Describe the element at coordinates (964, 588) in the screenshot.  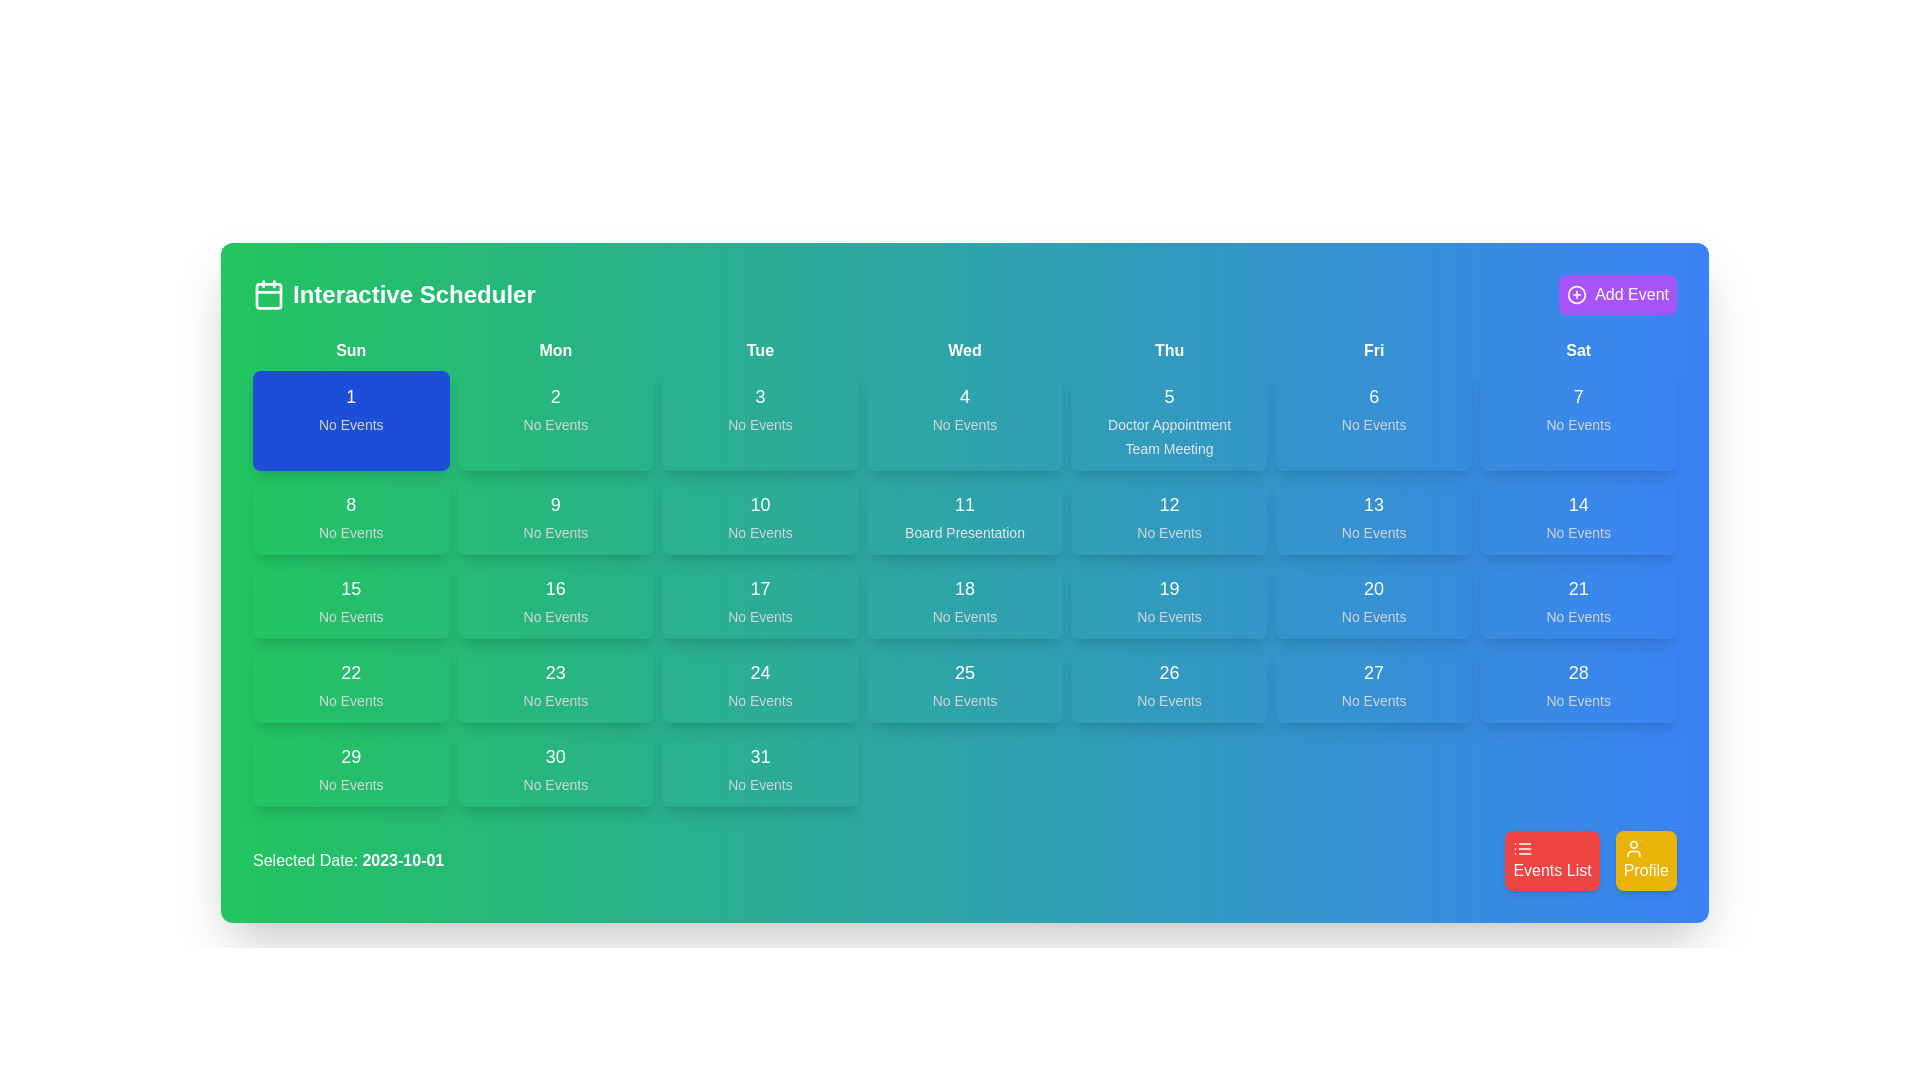
I see `the non-interactive text displaying the date '18' in the upper part of the calendar cell for October 18th, located in the third row and fourth column of the calendar grid` at that location.